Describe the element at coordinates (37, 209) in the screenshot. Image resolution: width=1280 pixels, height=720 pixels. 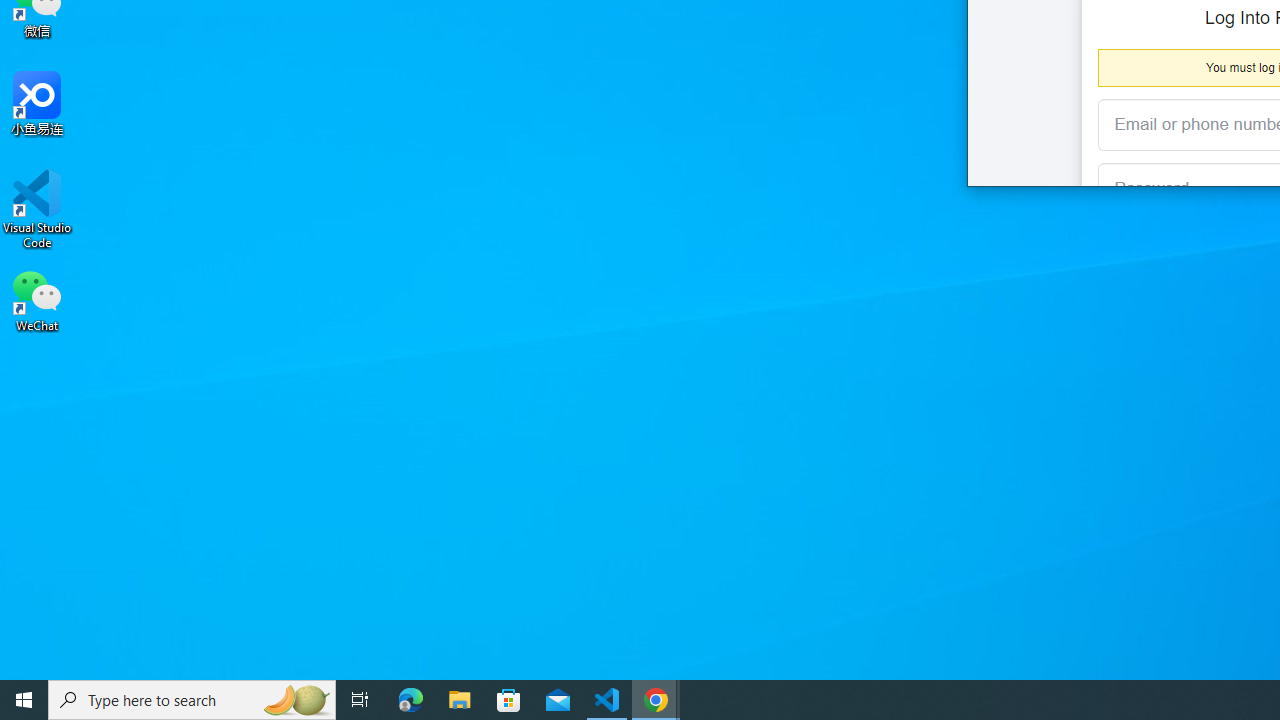
I see `'Visual Studio Code'` at that location.